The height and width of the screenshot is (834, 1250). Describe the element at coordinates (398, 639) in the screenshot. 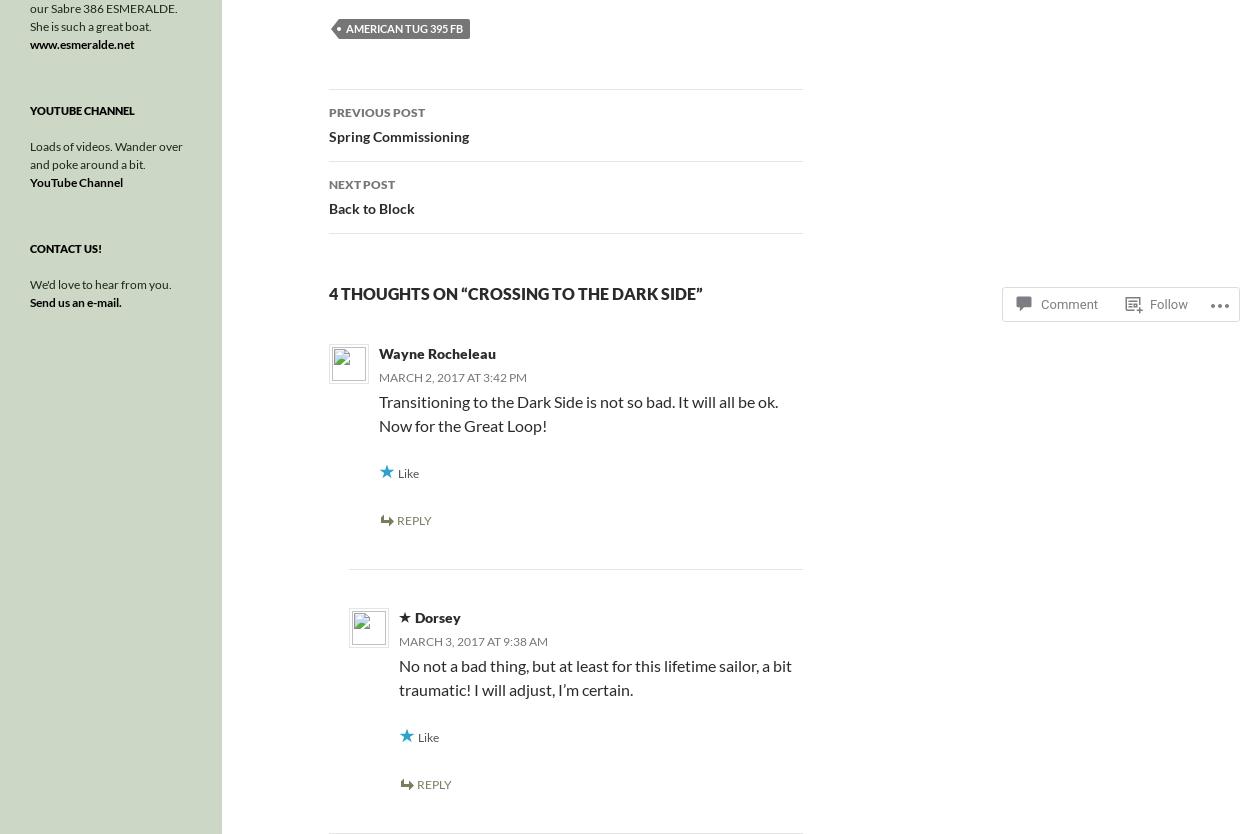

I see `'March 3, 2017 at 9:38 am'` at that location.